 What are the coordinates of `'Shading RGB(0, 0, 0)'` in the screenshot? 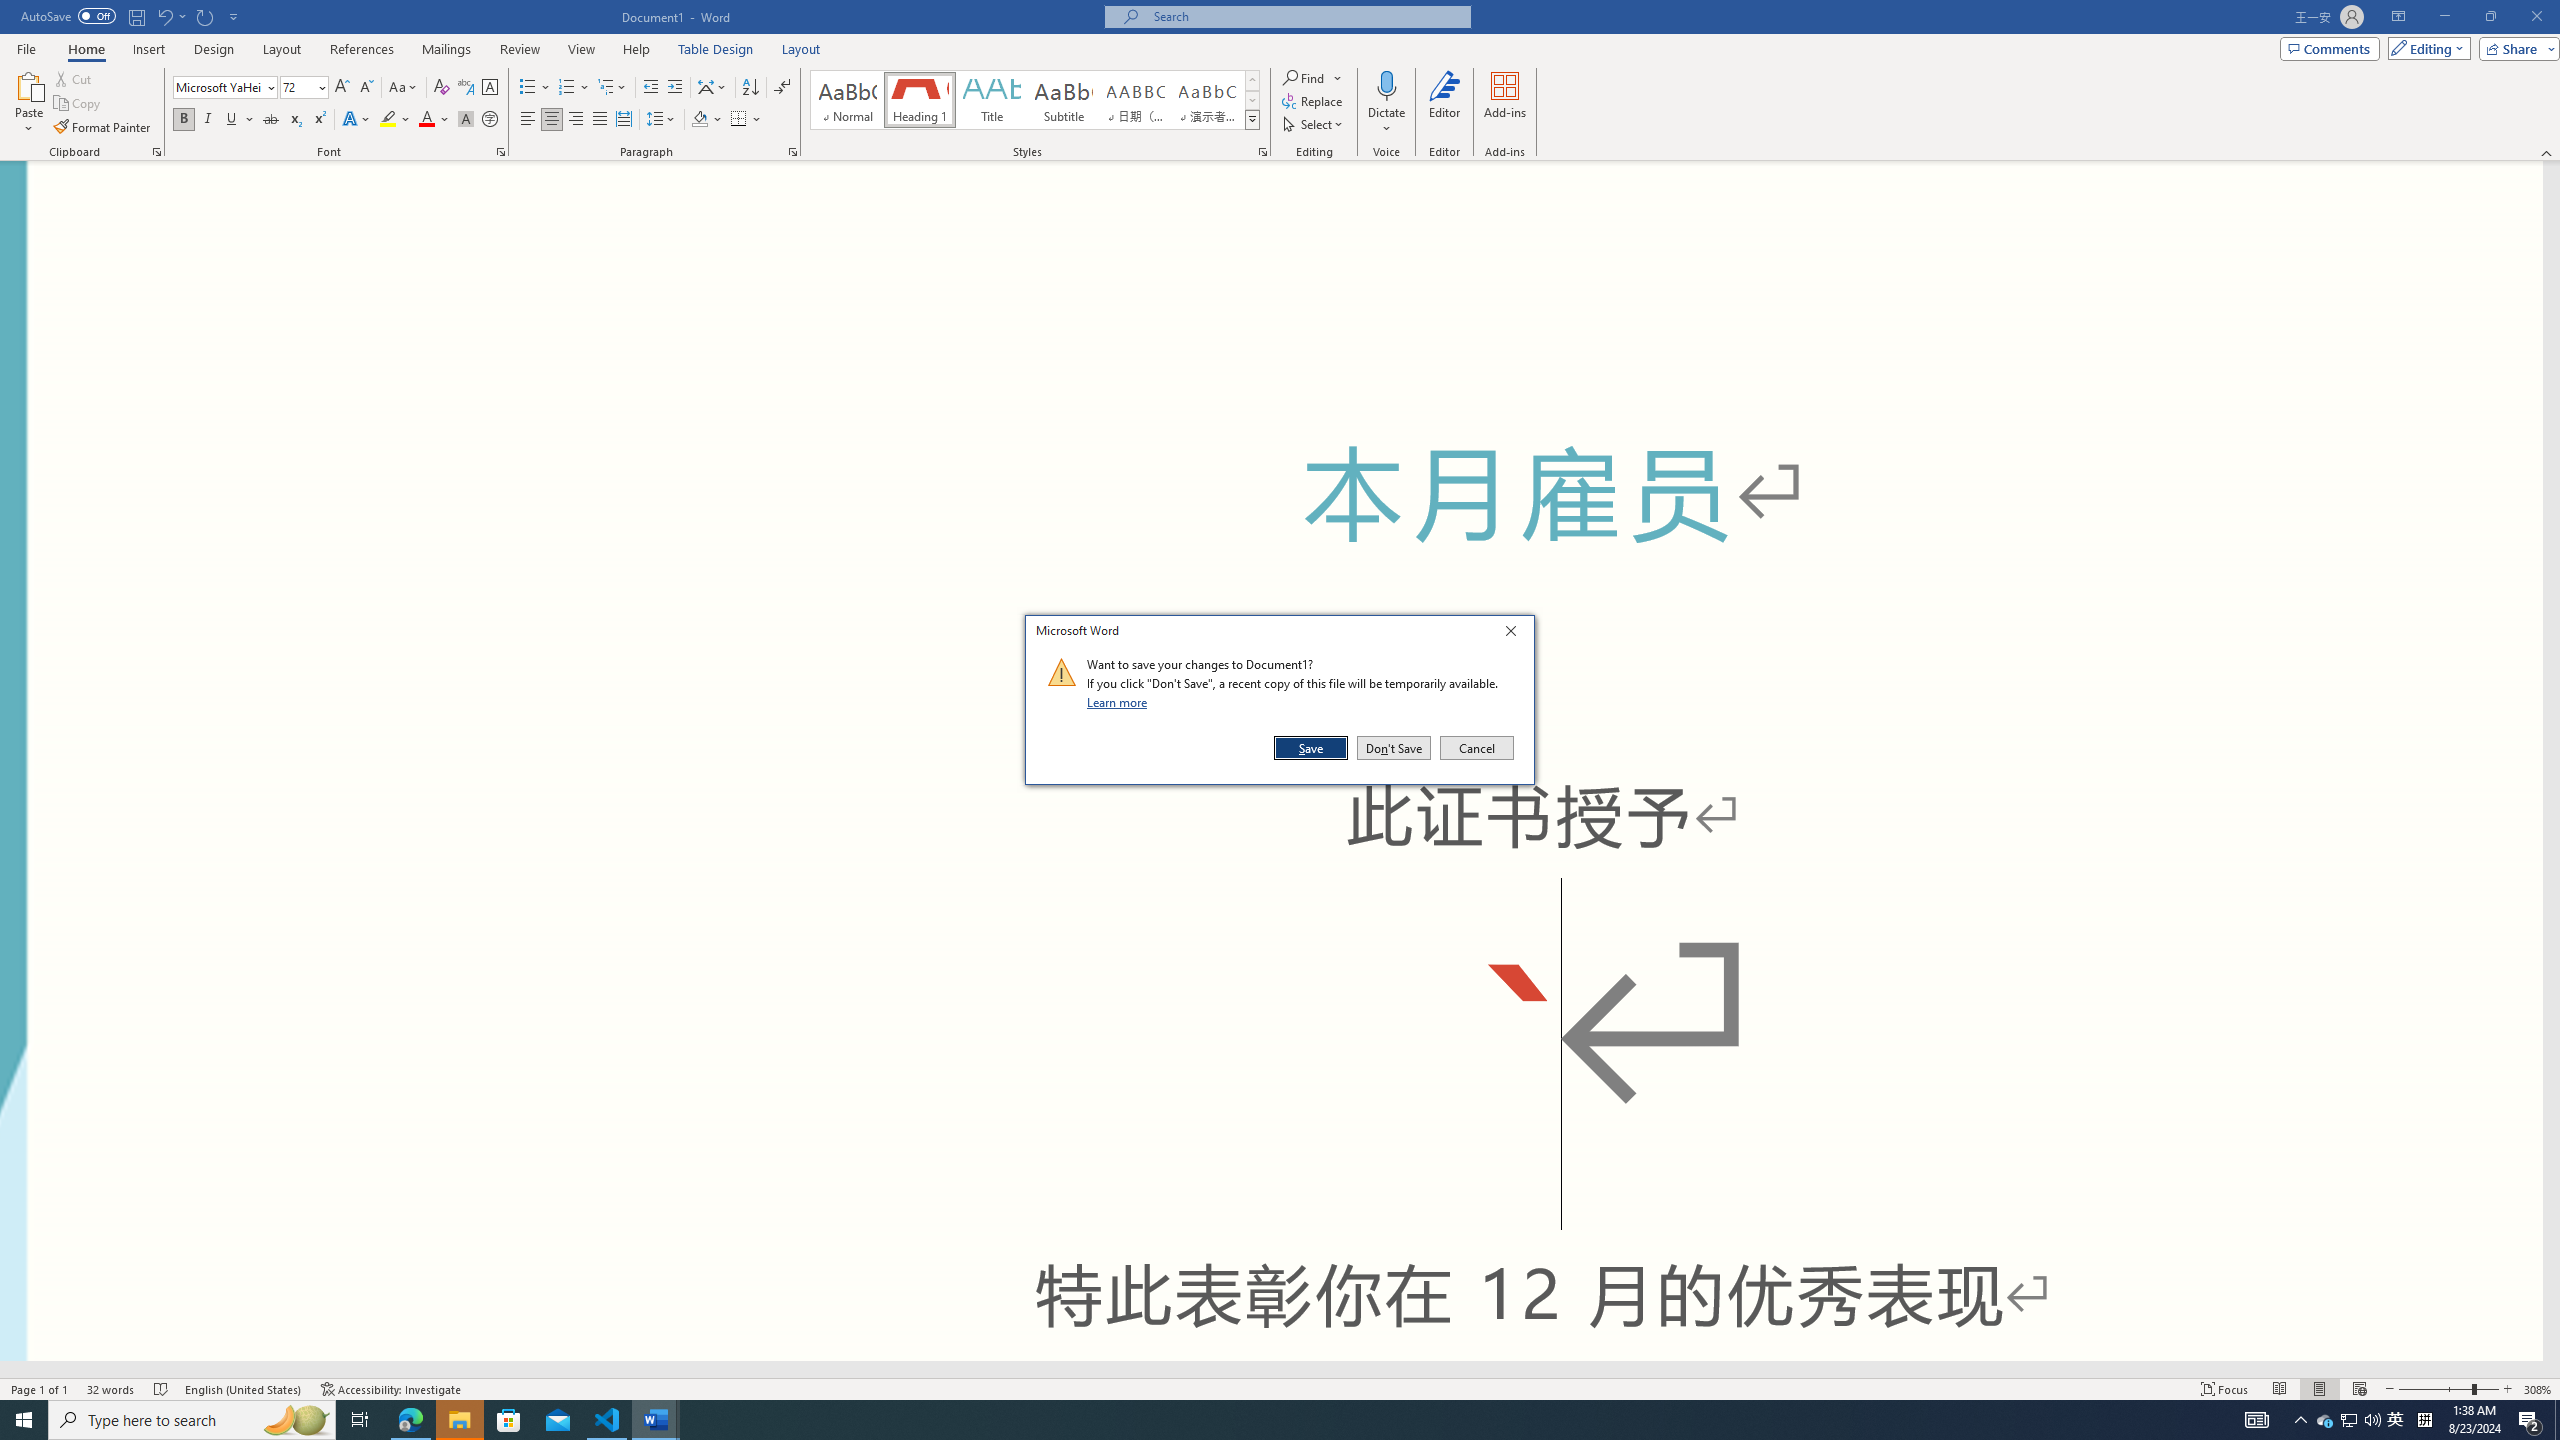 It's located at (700, 118).